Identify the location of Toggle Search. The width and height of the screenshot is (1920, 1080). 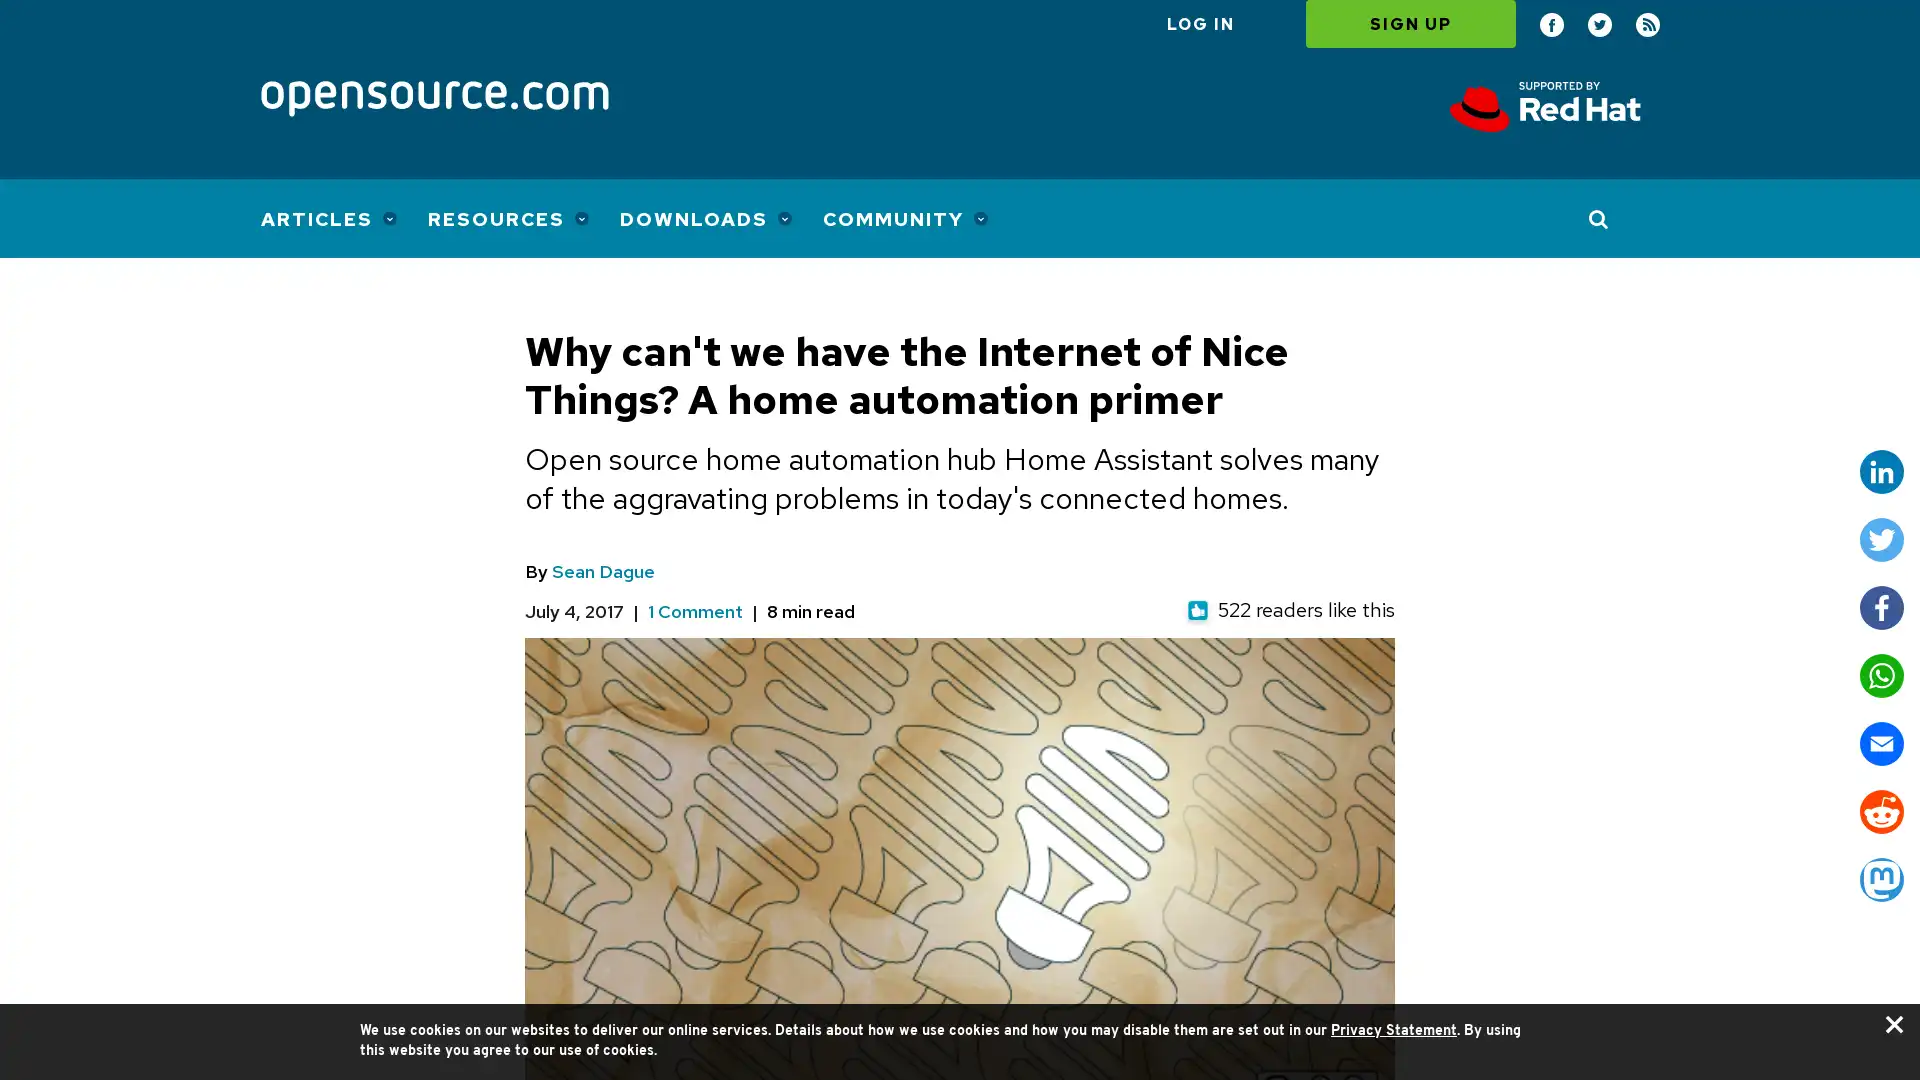
(1598, 218).